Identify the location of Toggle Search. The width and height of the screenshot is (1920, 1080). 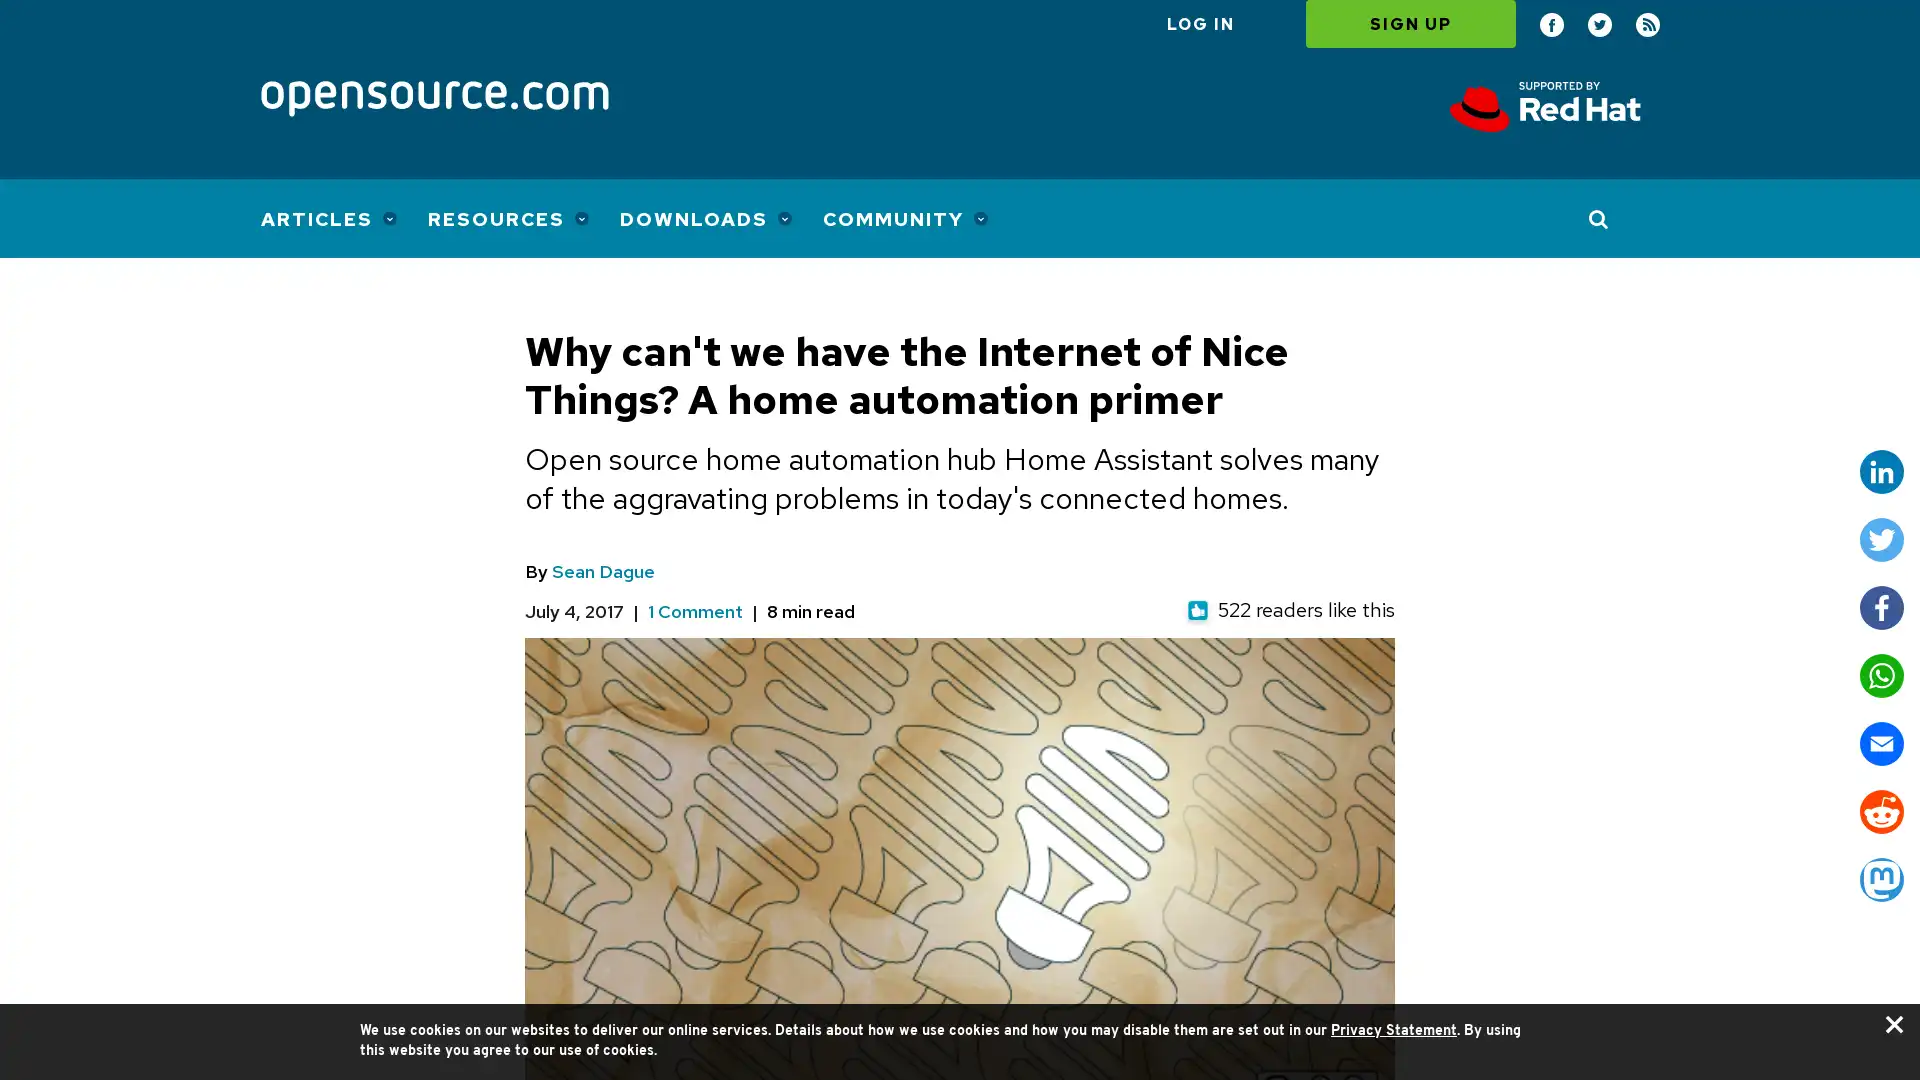
(1598, 218).